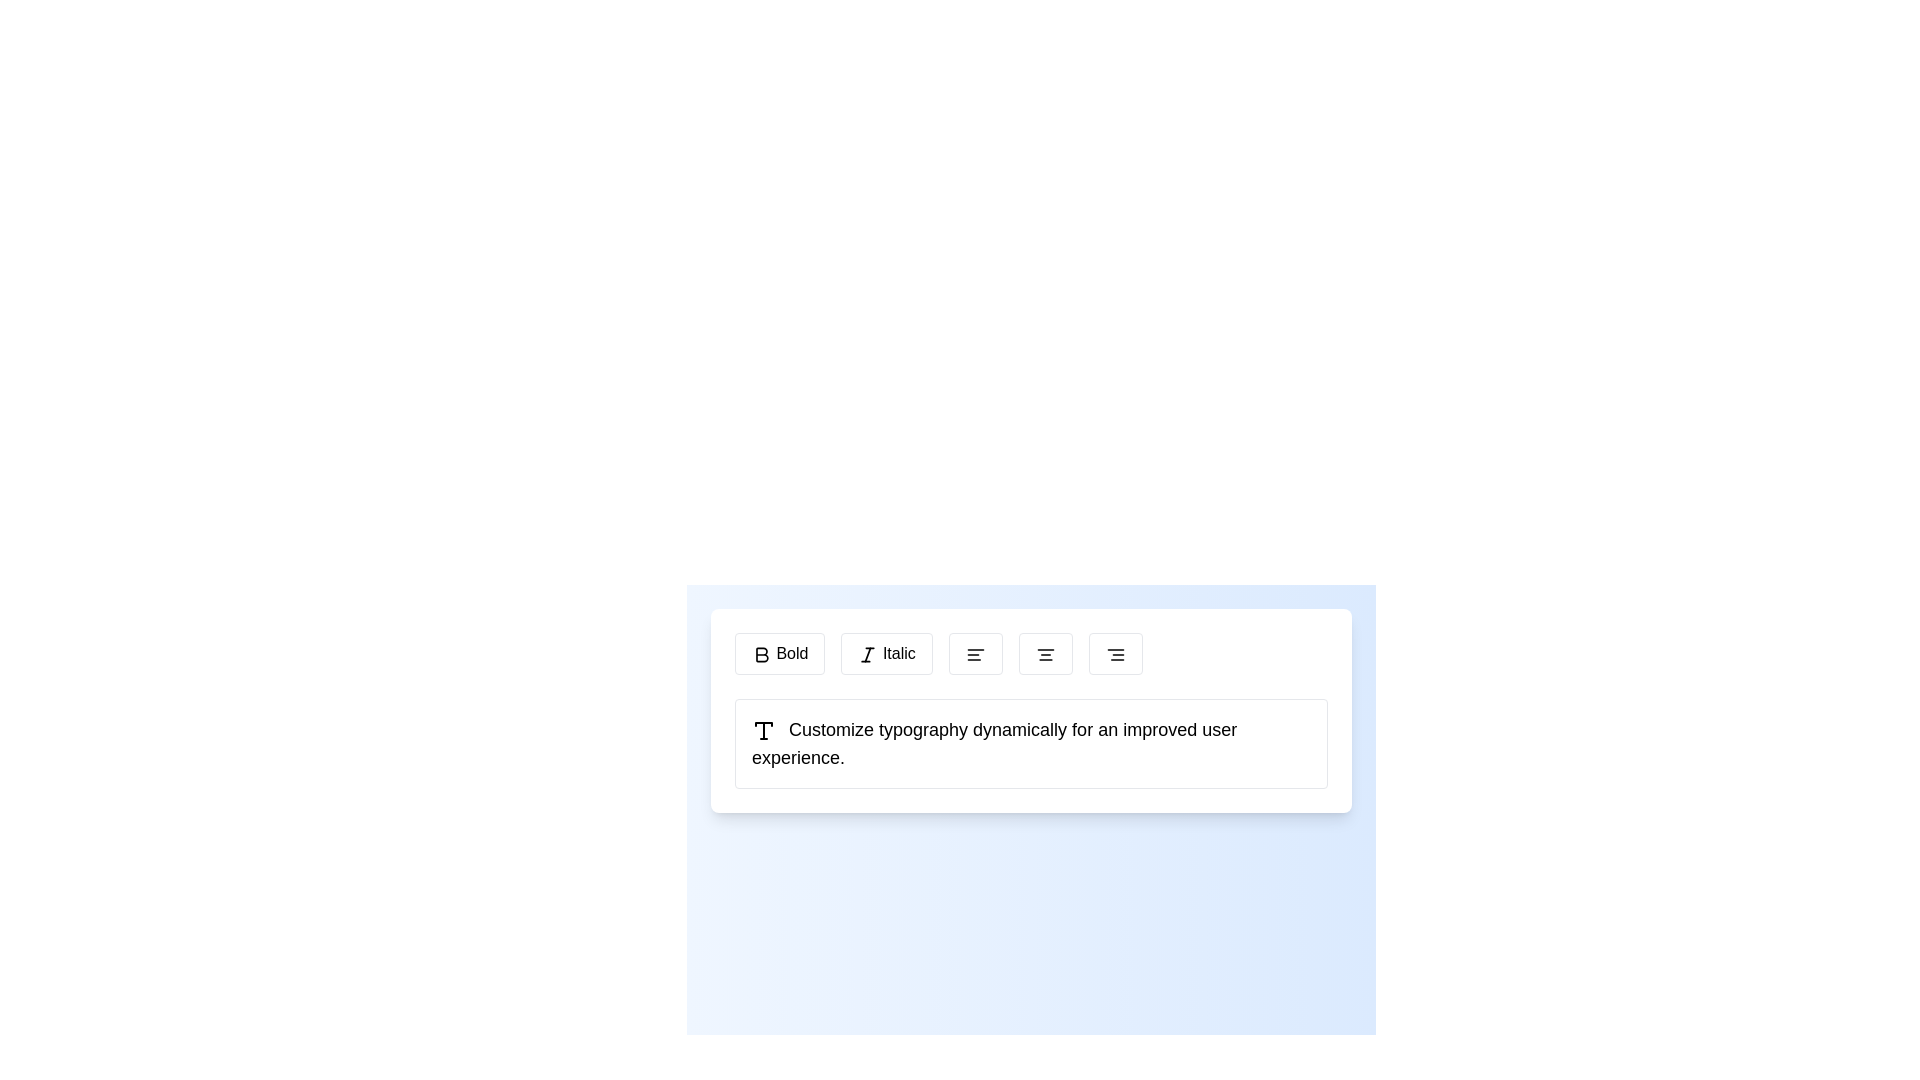 Image resolution: width=1920 pixels, height=1080 pixels. Describe the element at coordinates (762, 731) in the screenshot. I see `the 'T' icon with a black outline, positioned to the far-left of the text 'Customize typography dynamically for an improved user experience.'` at that location.